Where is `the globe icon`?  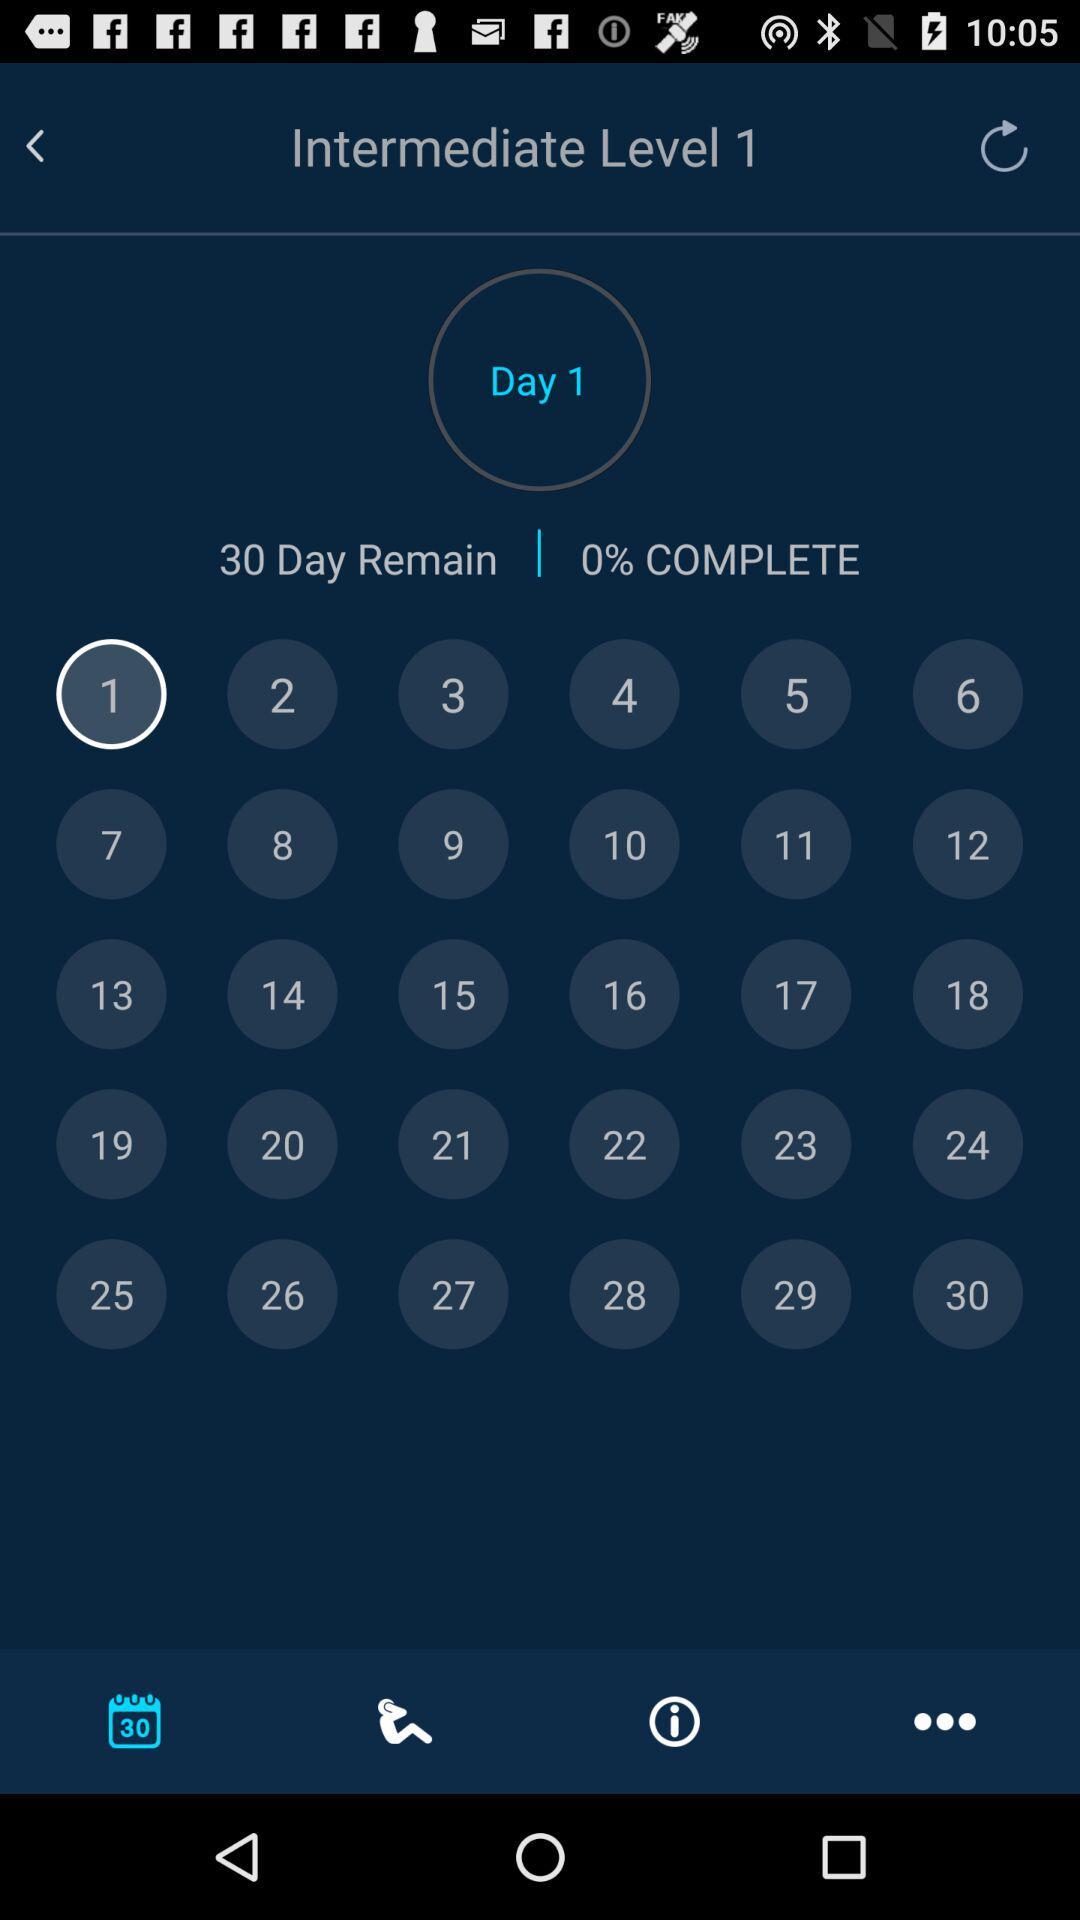 the globe icon is located at coordinates (966, 741).